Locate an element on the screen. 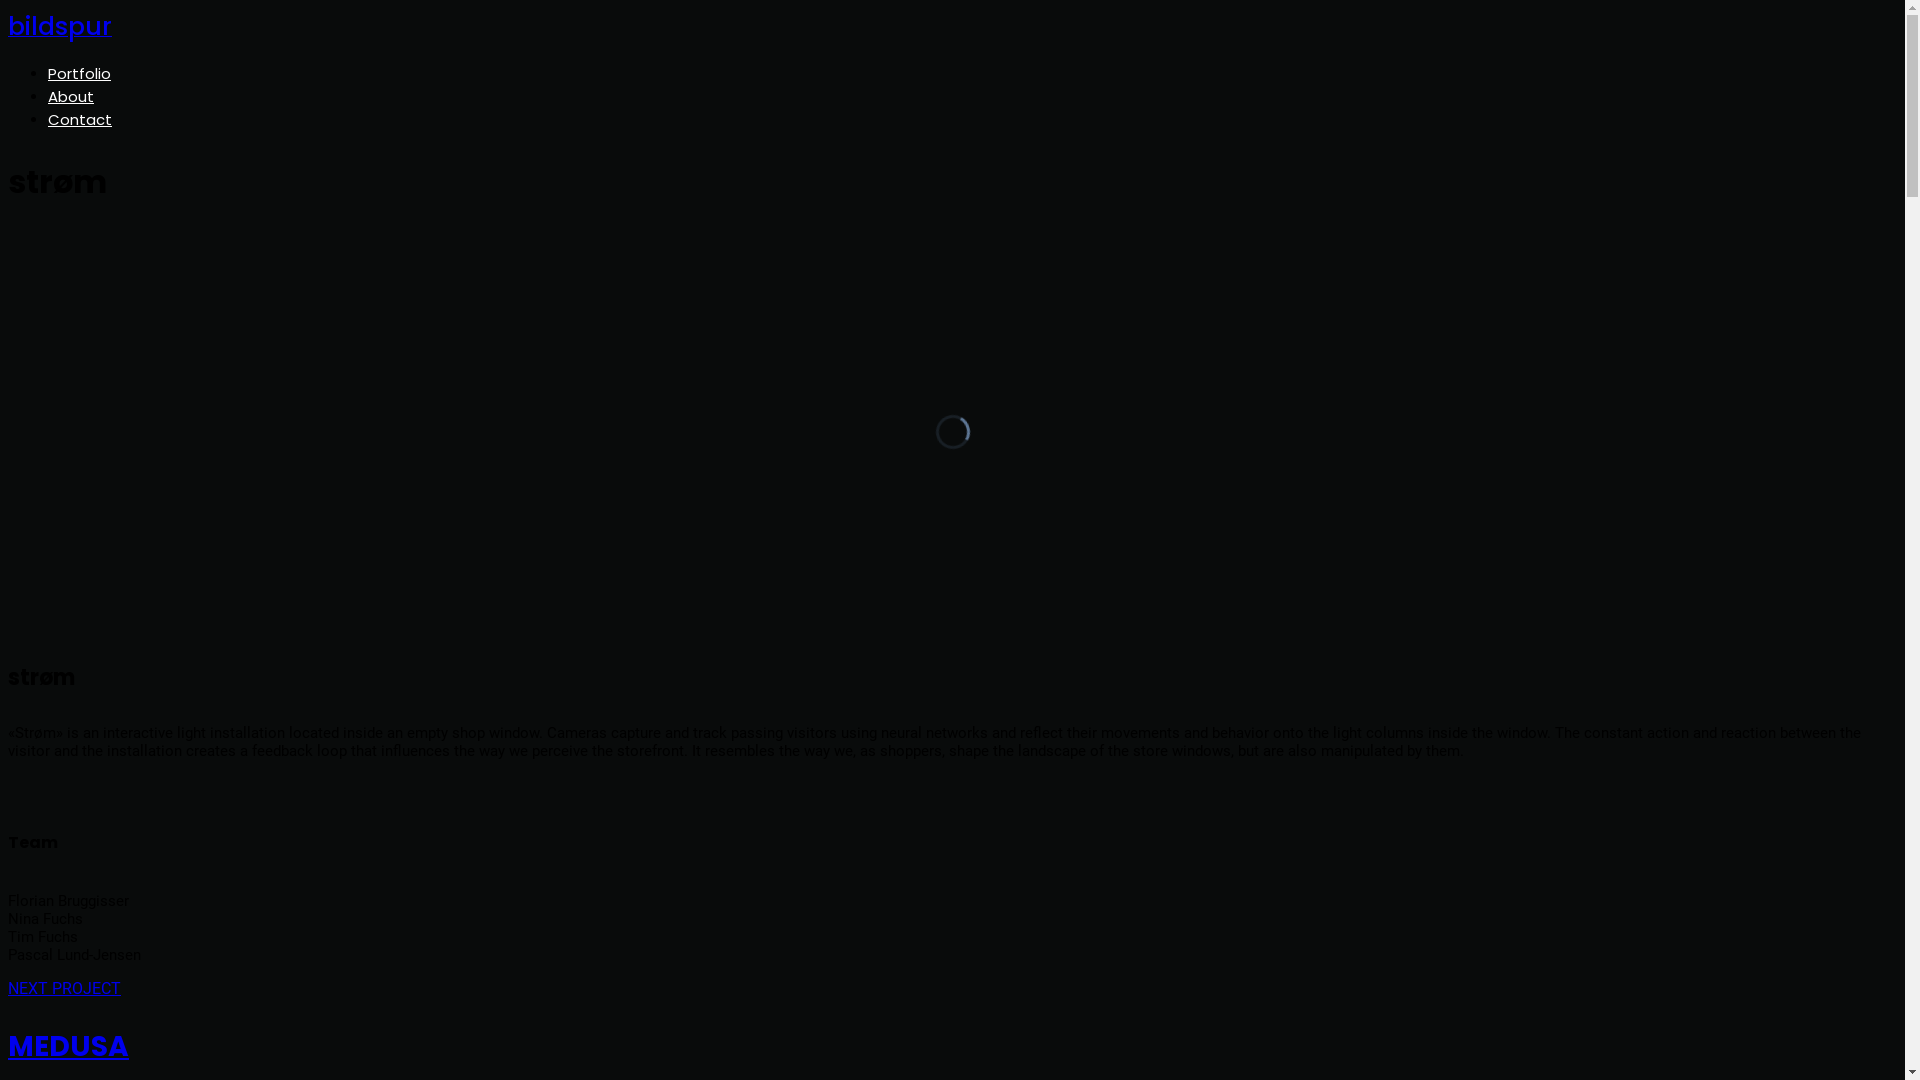 Image resolution: width=1920 pixels, height=1080 pixels. 'Contact' is located at coordinates (80, 119).